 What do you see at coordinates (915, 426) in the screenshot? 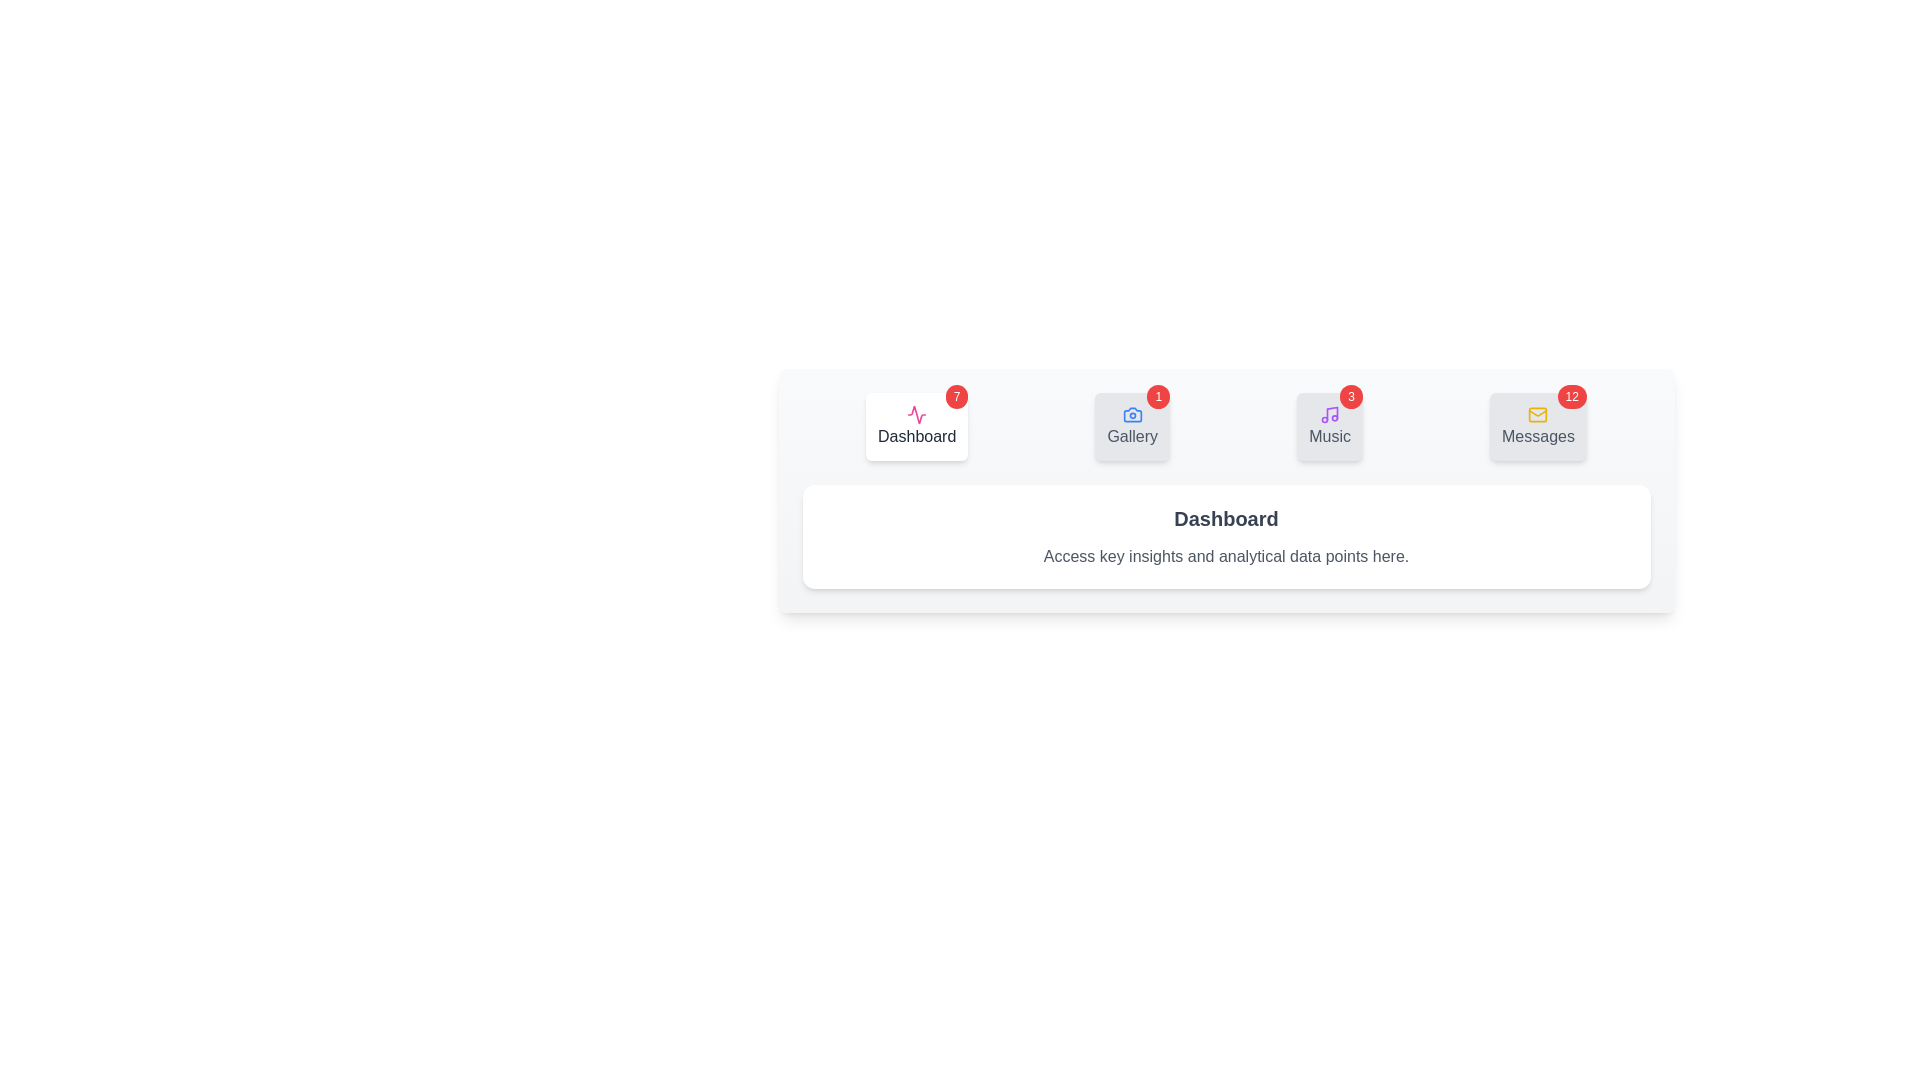
I see `the tab labeled Dashboard to view its content` at bounding box center [915, 426].